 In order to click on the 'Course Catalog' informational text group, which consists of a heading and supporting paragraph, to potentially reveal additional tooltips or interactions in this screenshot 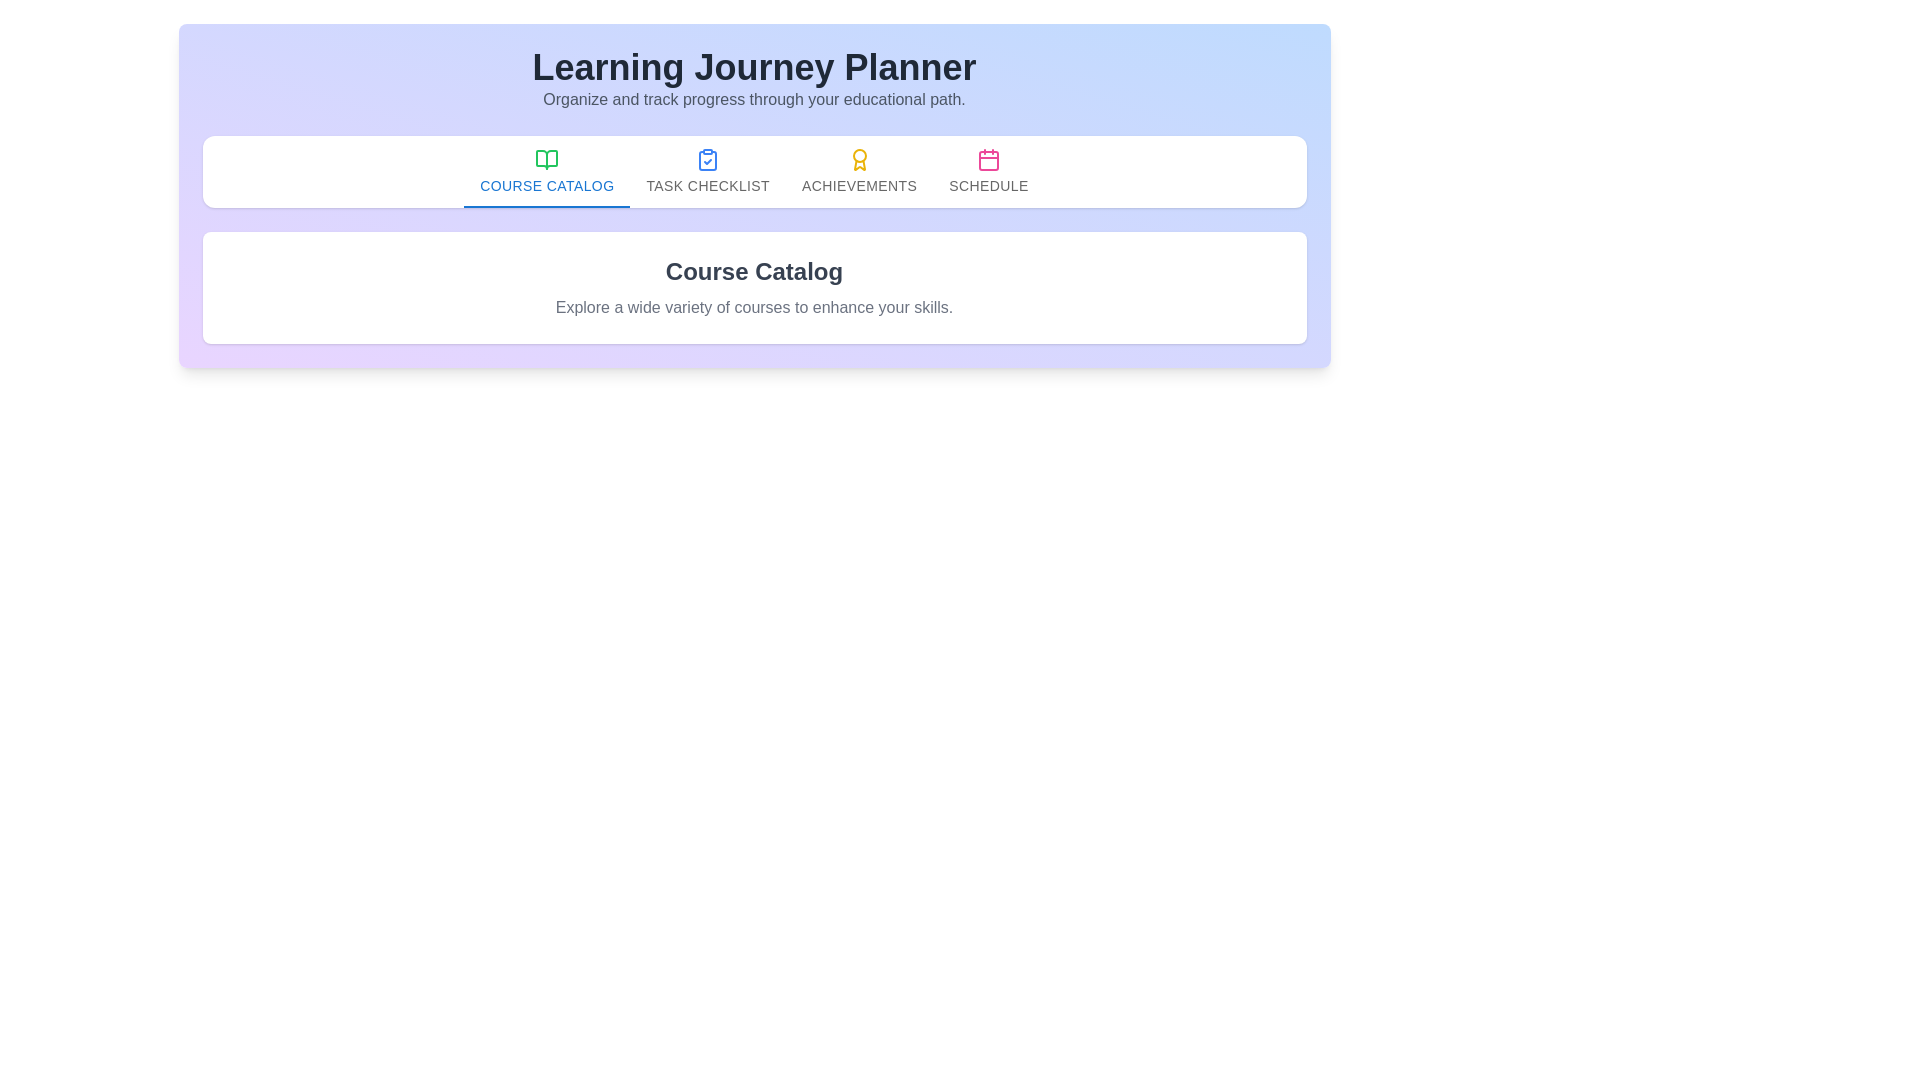, I will do `click(753, 288)`.